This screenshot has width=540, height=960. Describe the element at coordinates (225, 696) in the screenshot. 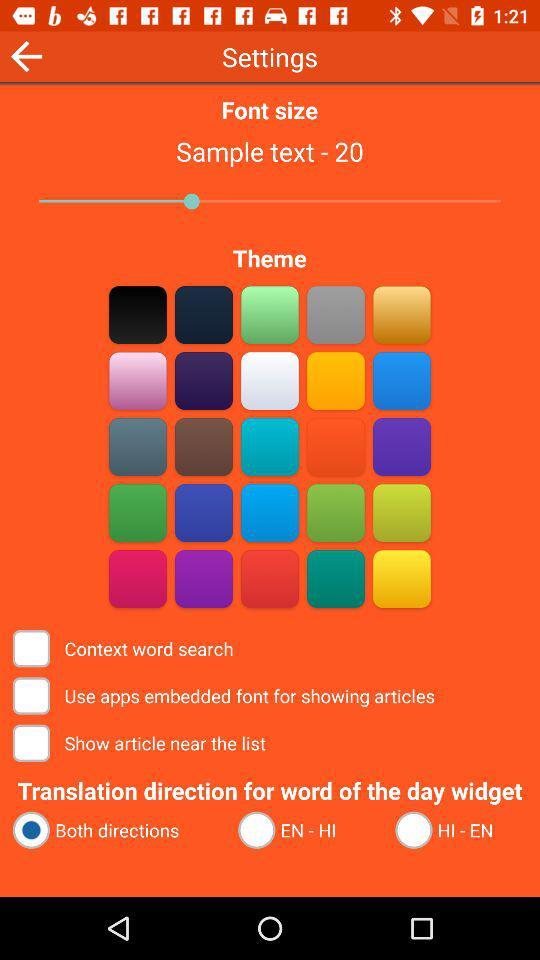

I see `the use apps embedded` at that location.